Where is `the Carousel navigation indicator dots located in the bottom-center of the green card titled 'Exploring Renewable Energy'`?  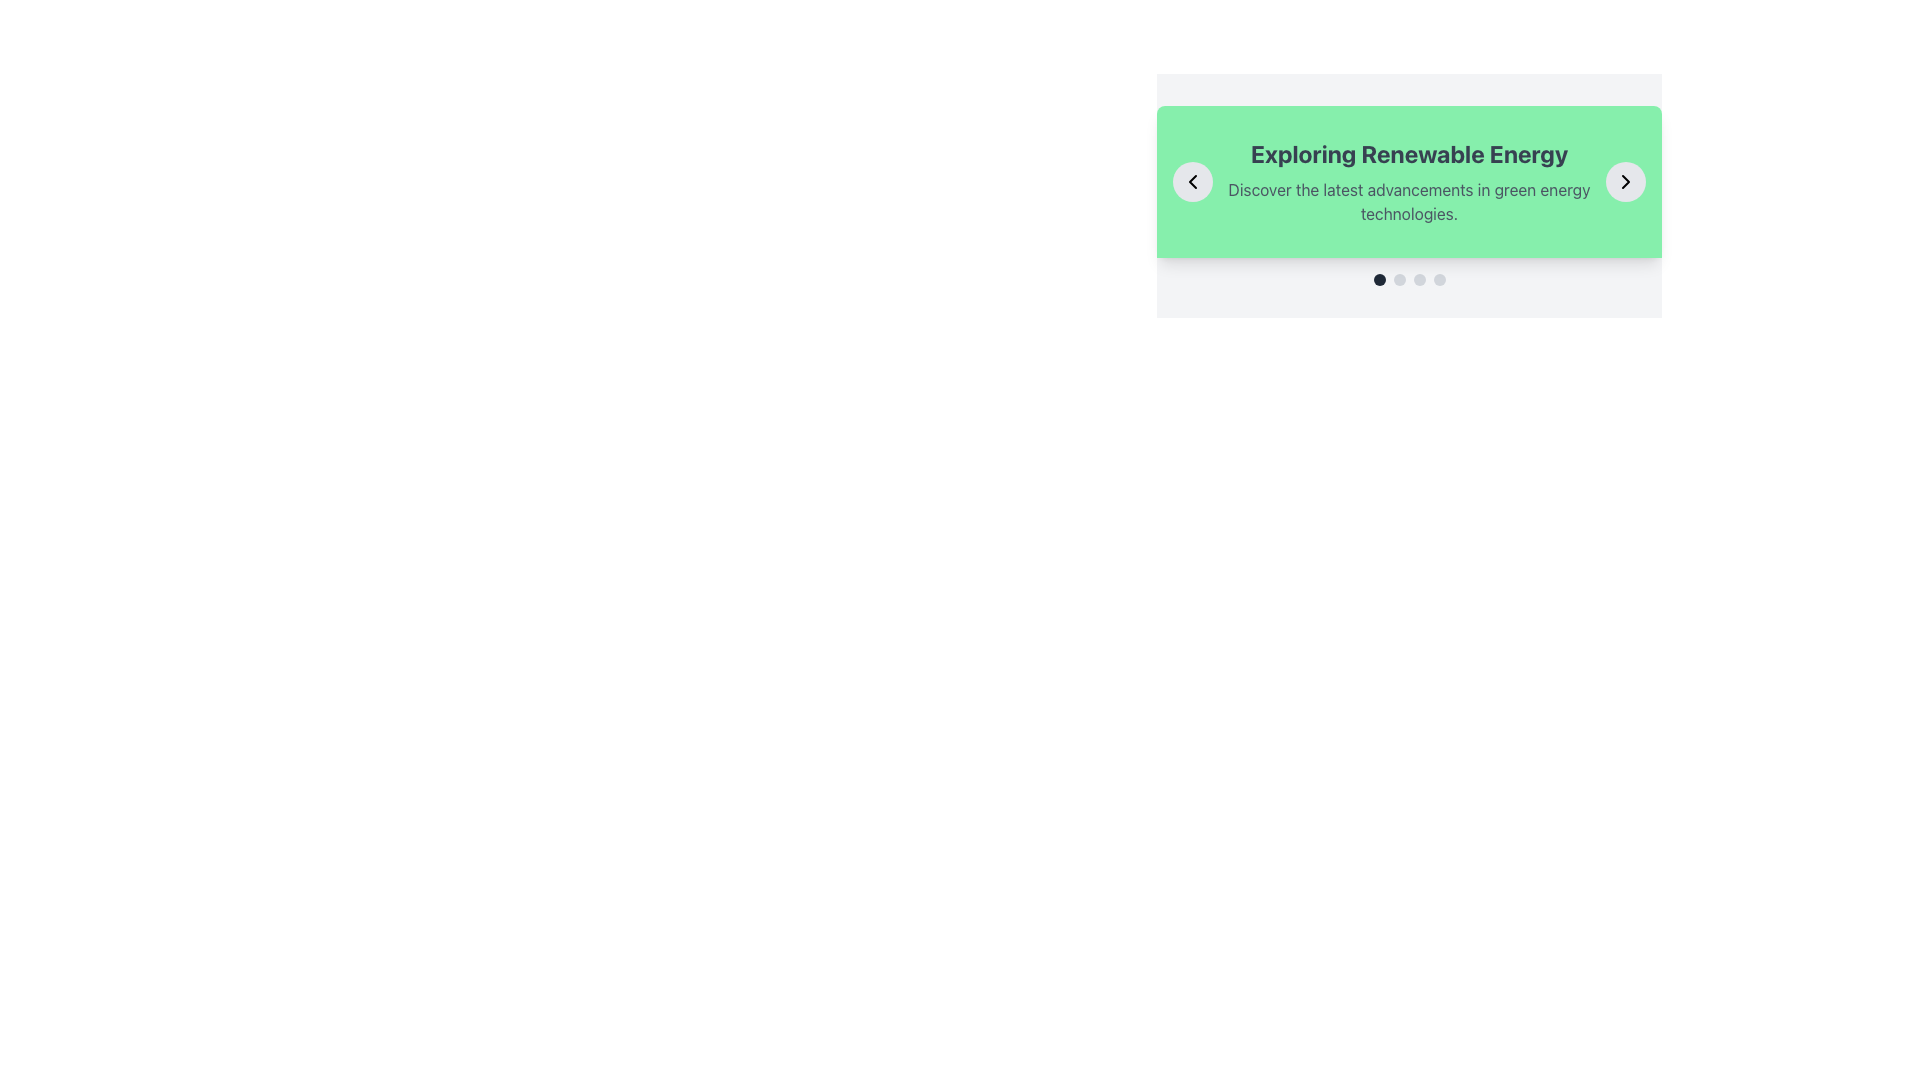 the Carousel navigation indicator dots located in the bottom-center of the green card titled 'Exploring Renewable Energy' is located at coordinates (1408, 280).